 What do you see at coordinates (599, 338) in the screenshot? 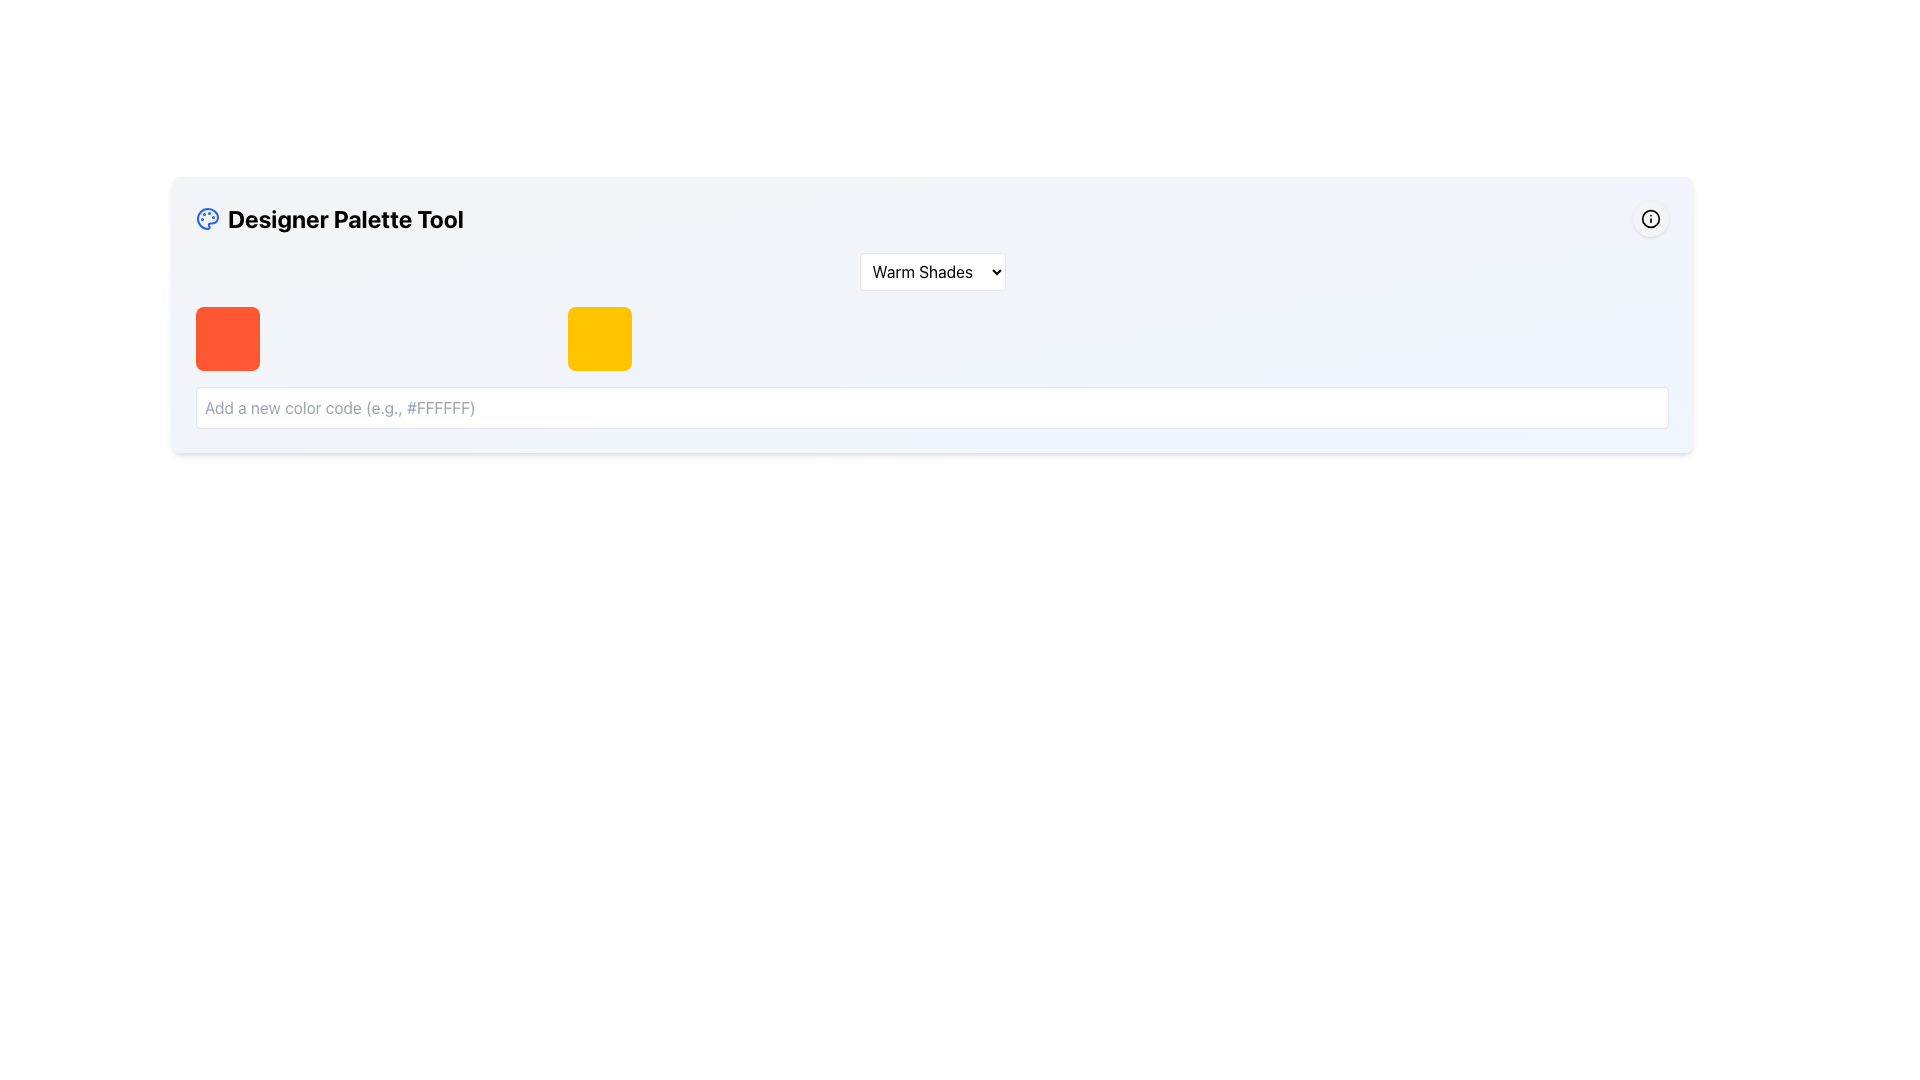
I see `the interactive color swatch located to the right of the orange color square in the color palette` at bounding box center [599, 338].